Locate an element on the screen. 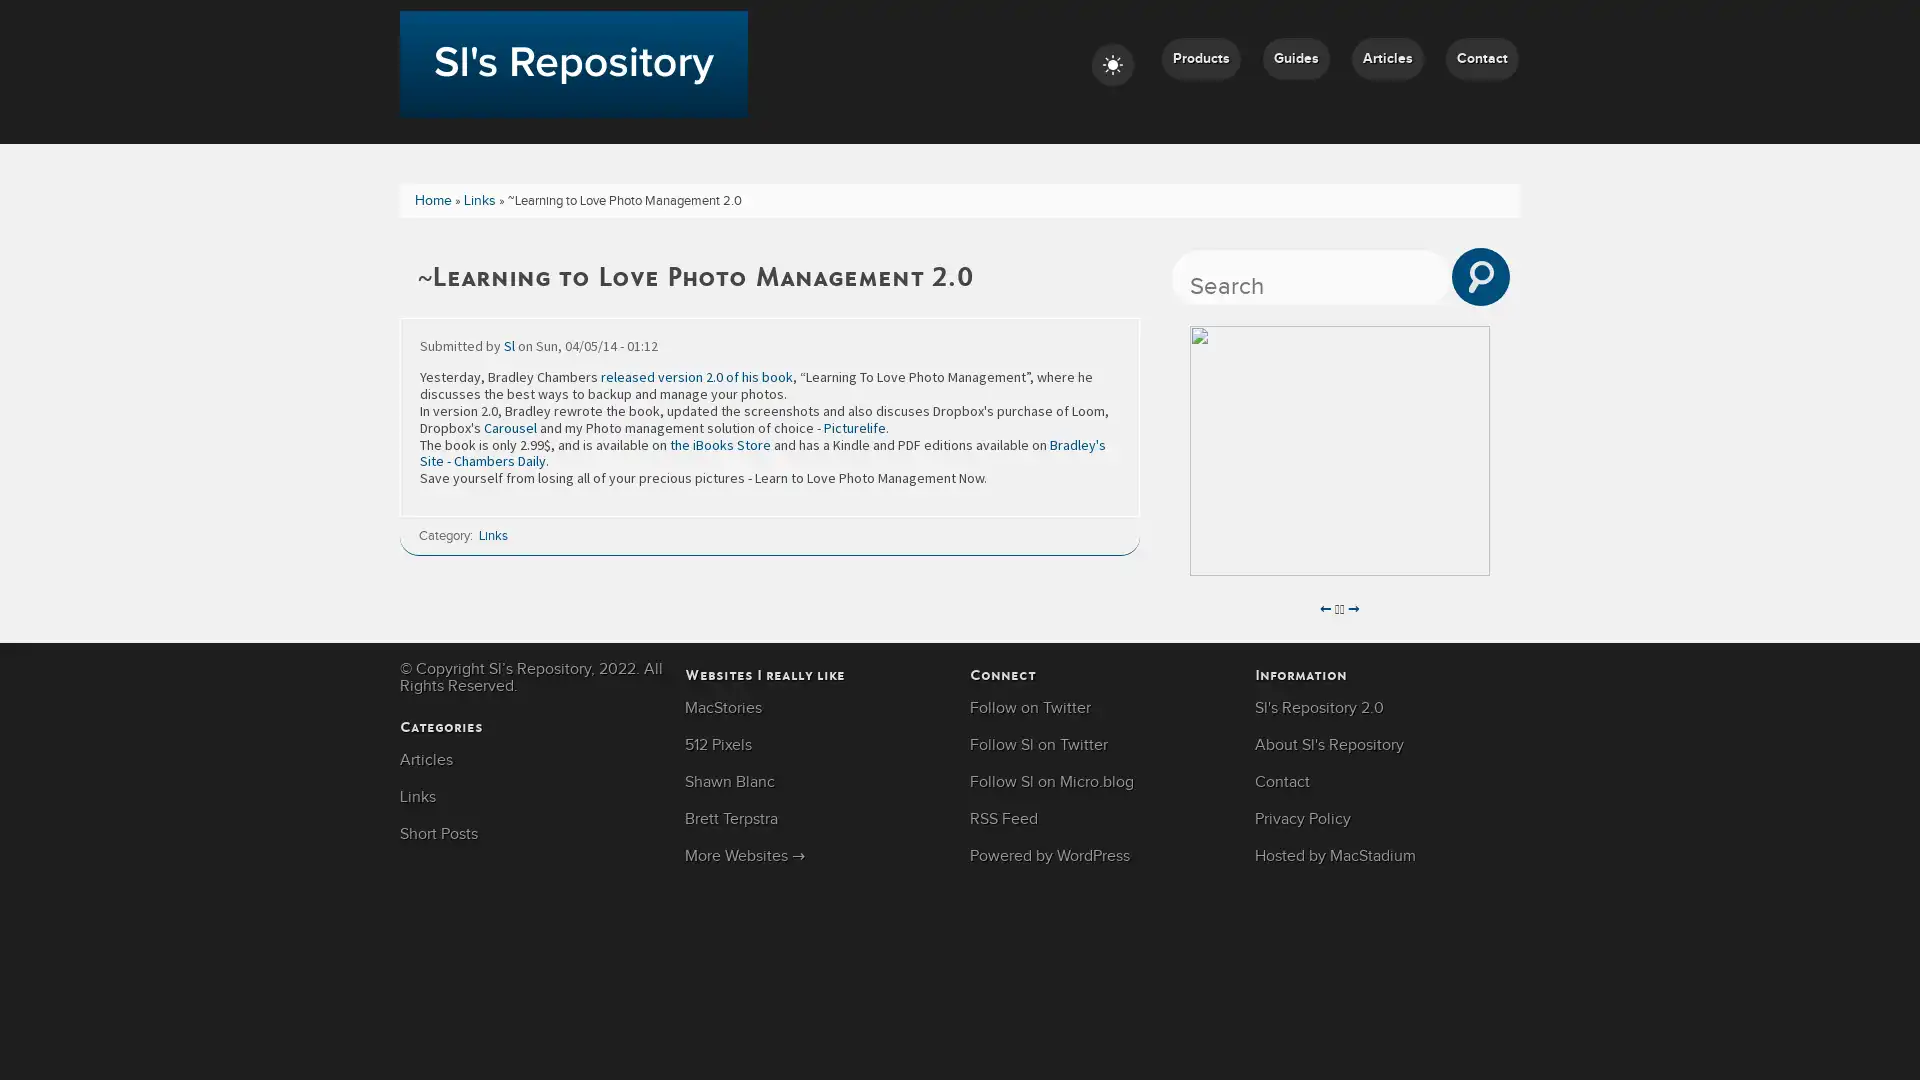 The height and width of the screenshot is (1080, 1920). Search is located at coordinates (1481, 277).